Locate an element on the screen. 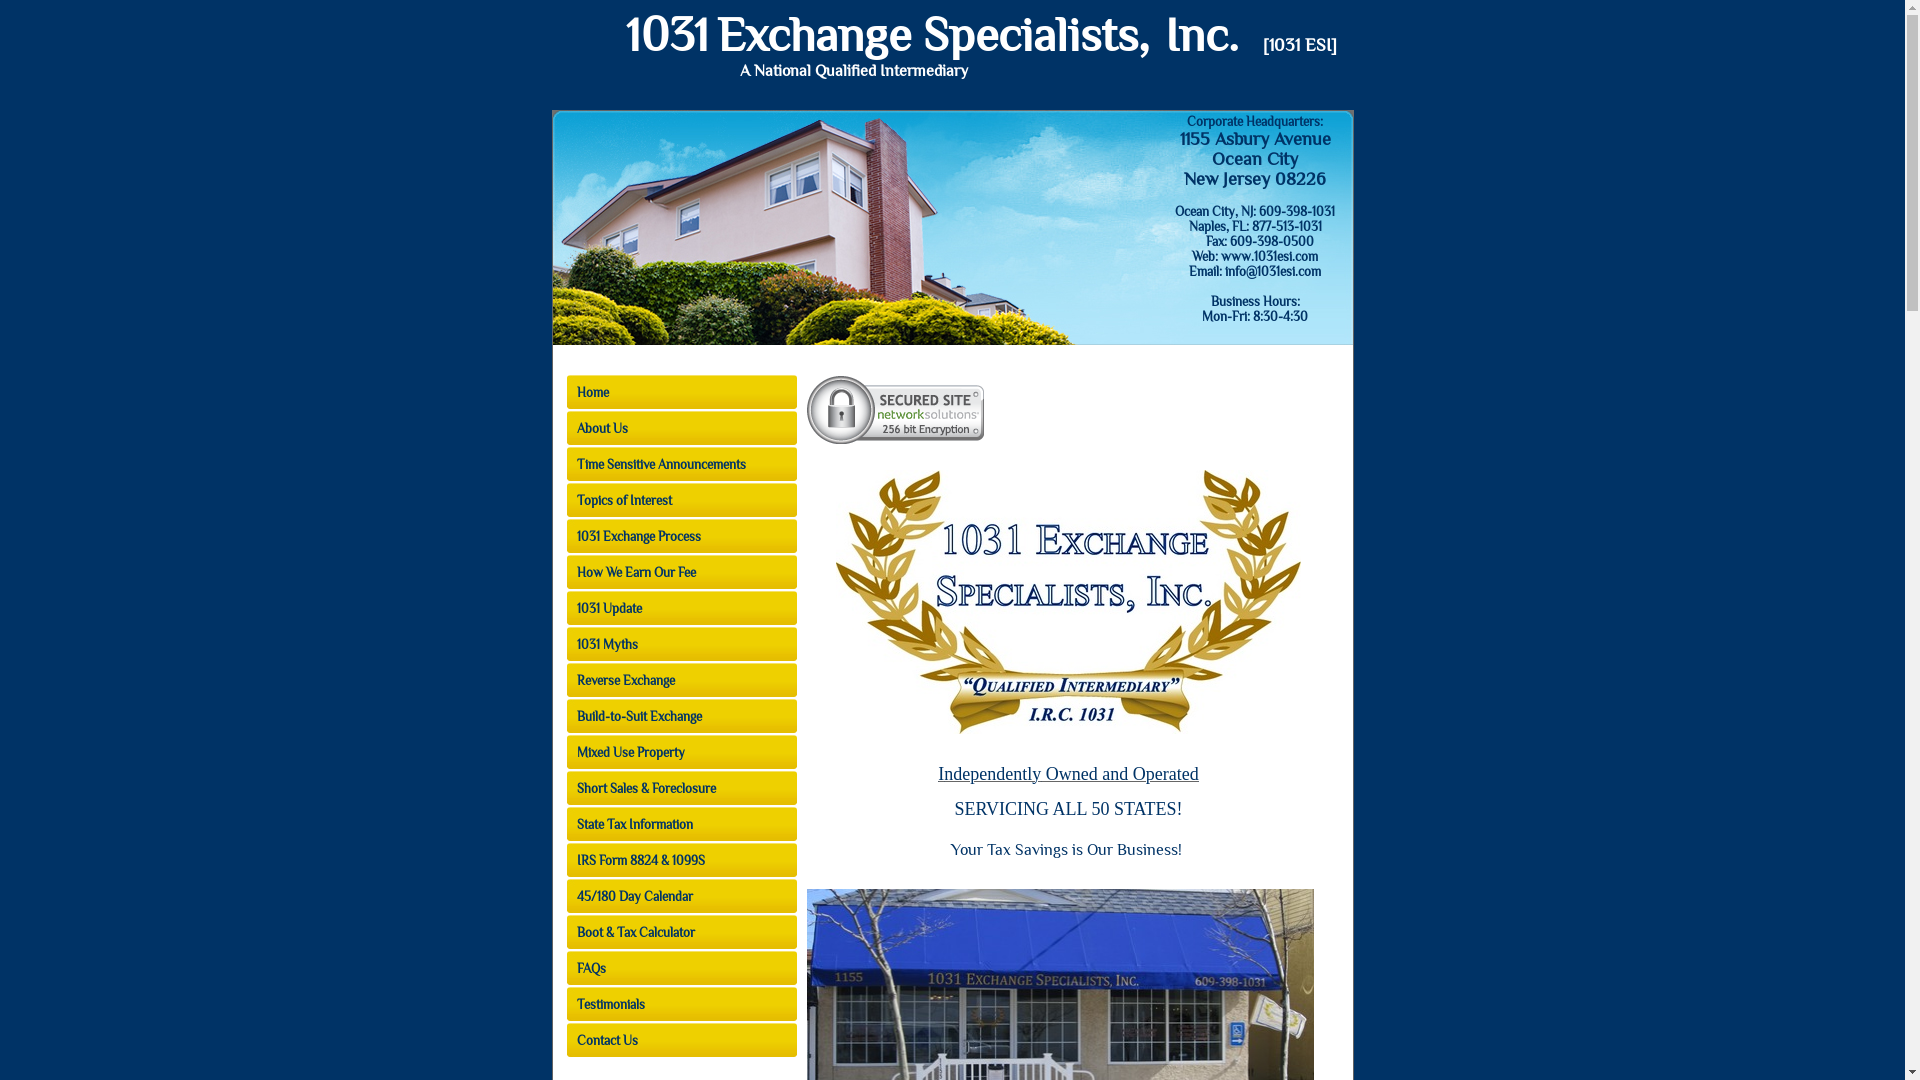 The width and height of the screenshot is (1920, 1080). 'FAQs' is located at coordinates (565, 967).